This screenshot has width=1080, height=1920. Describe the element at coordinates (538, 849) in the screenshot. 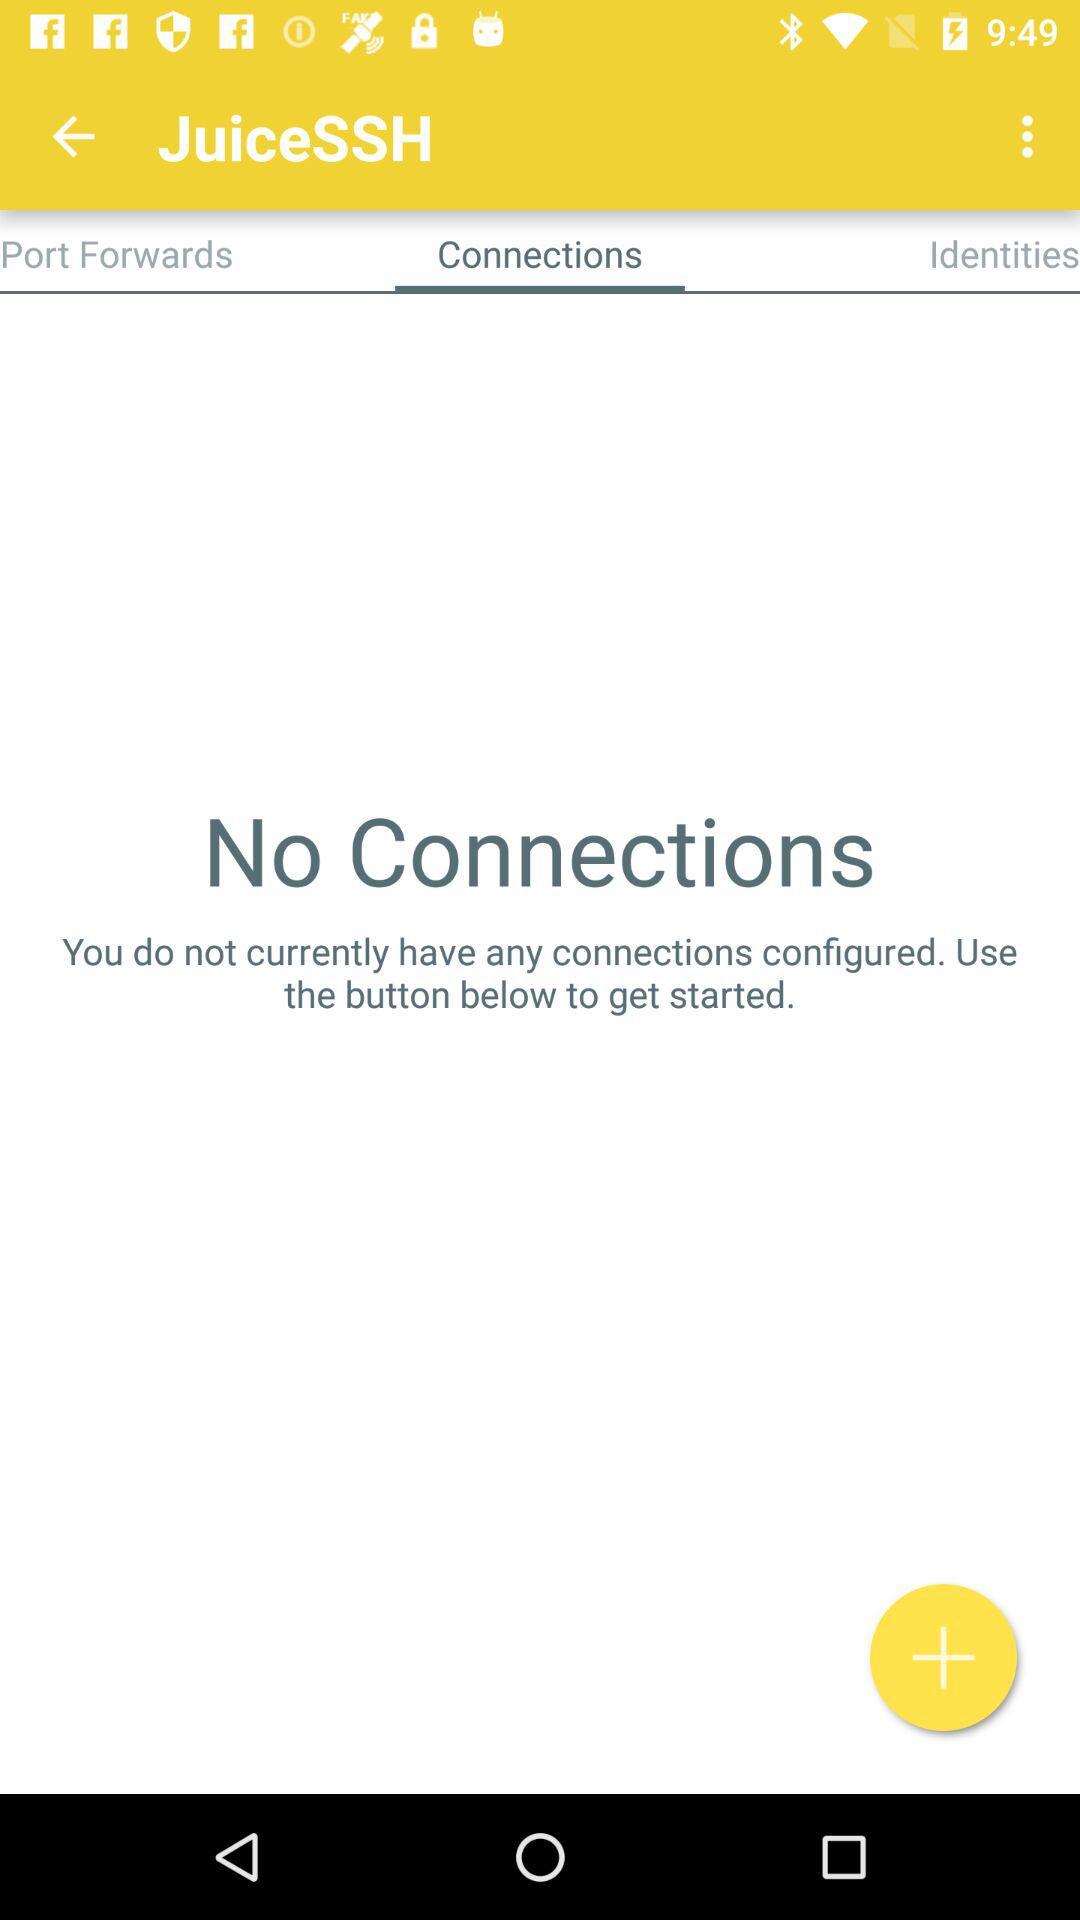

I see `the no connections` at that location.